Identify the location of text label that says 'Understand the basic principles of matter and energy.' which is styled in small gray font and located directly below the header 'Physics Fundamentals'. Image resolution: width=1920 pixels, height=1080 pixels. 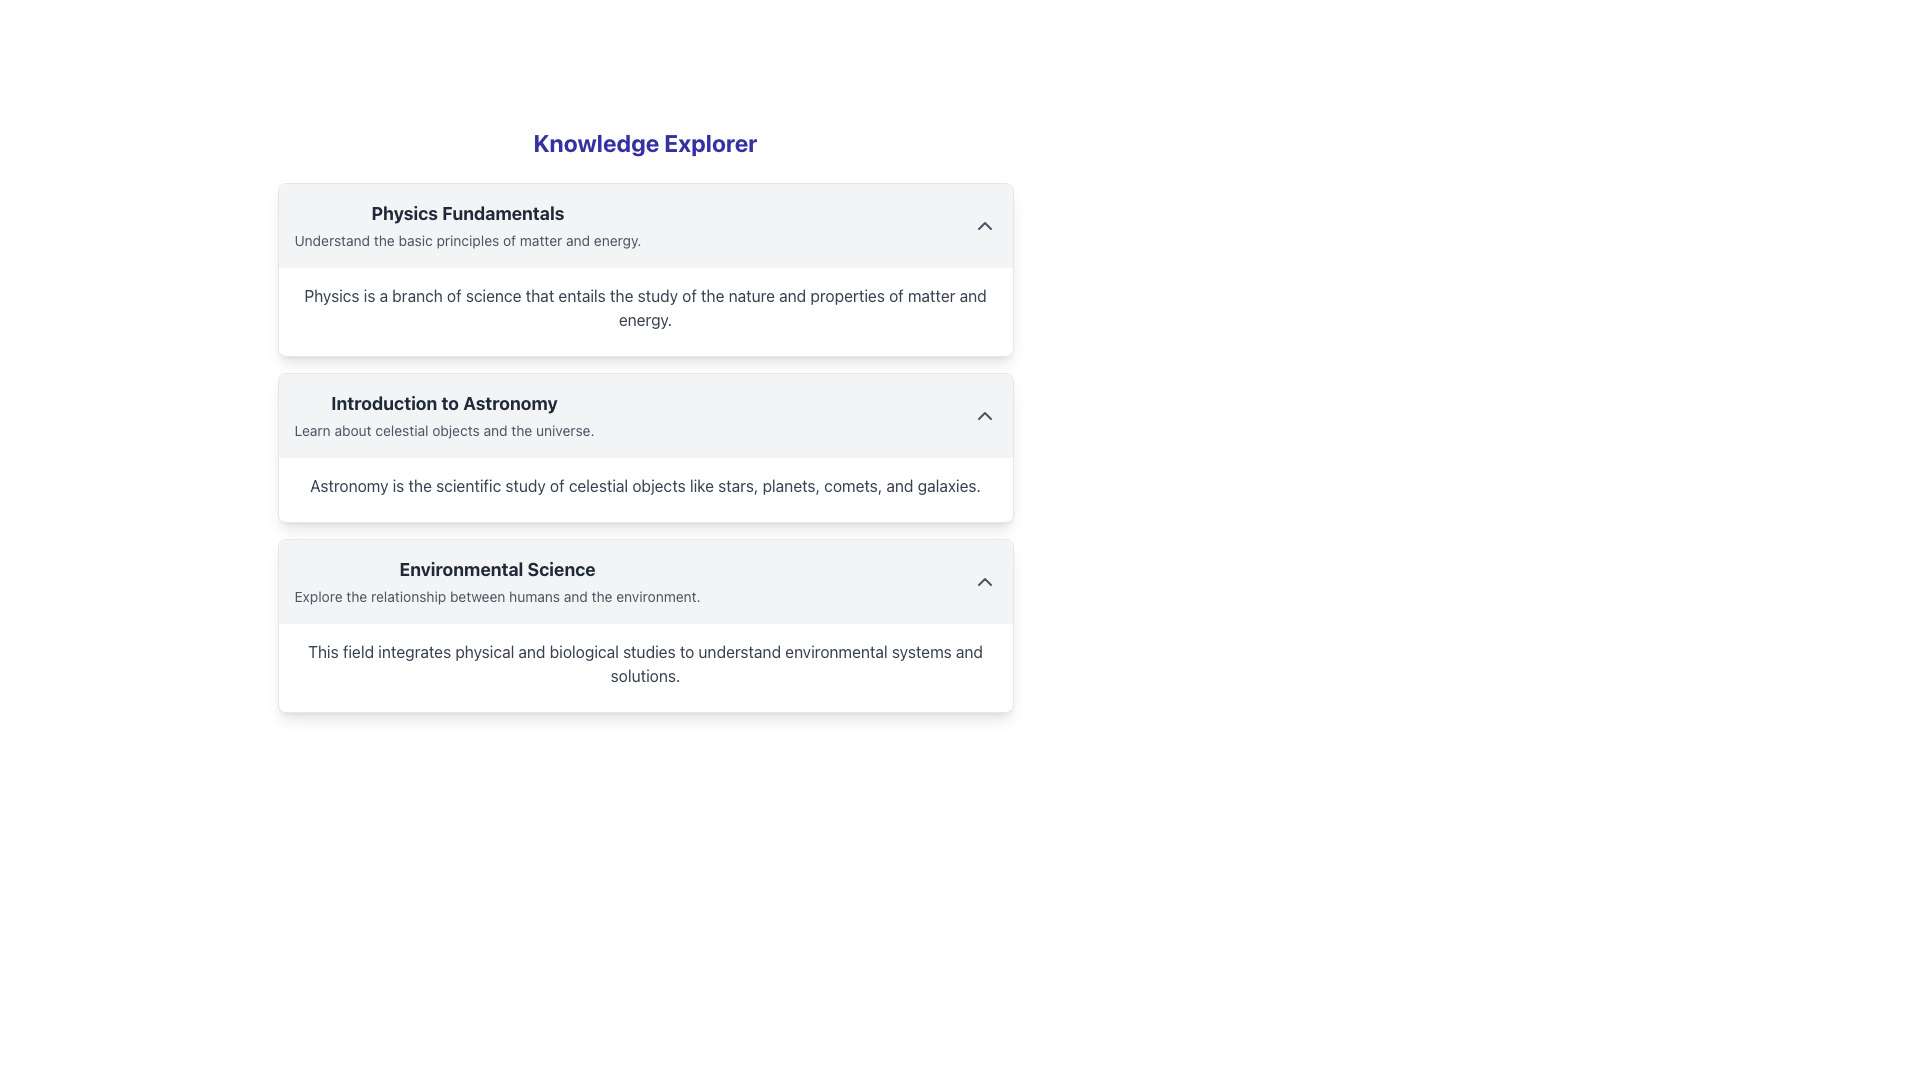
(466, 239).